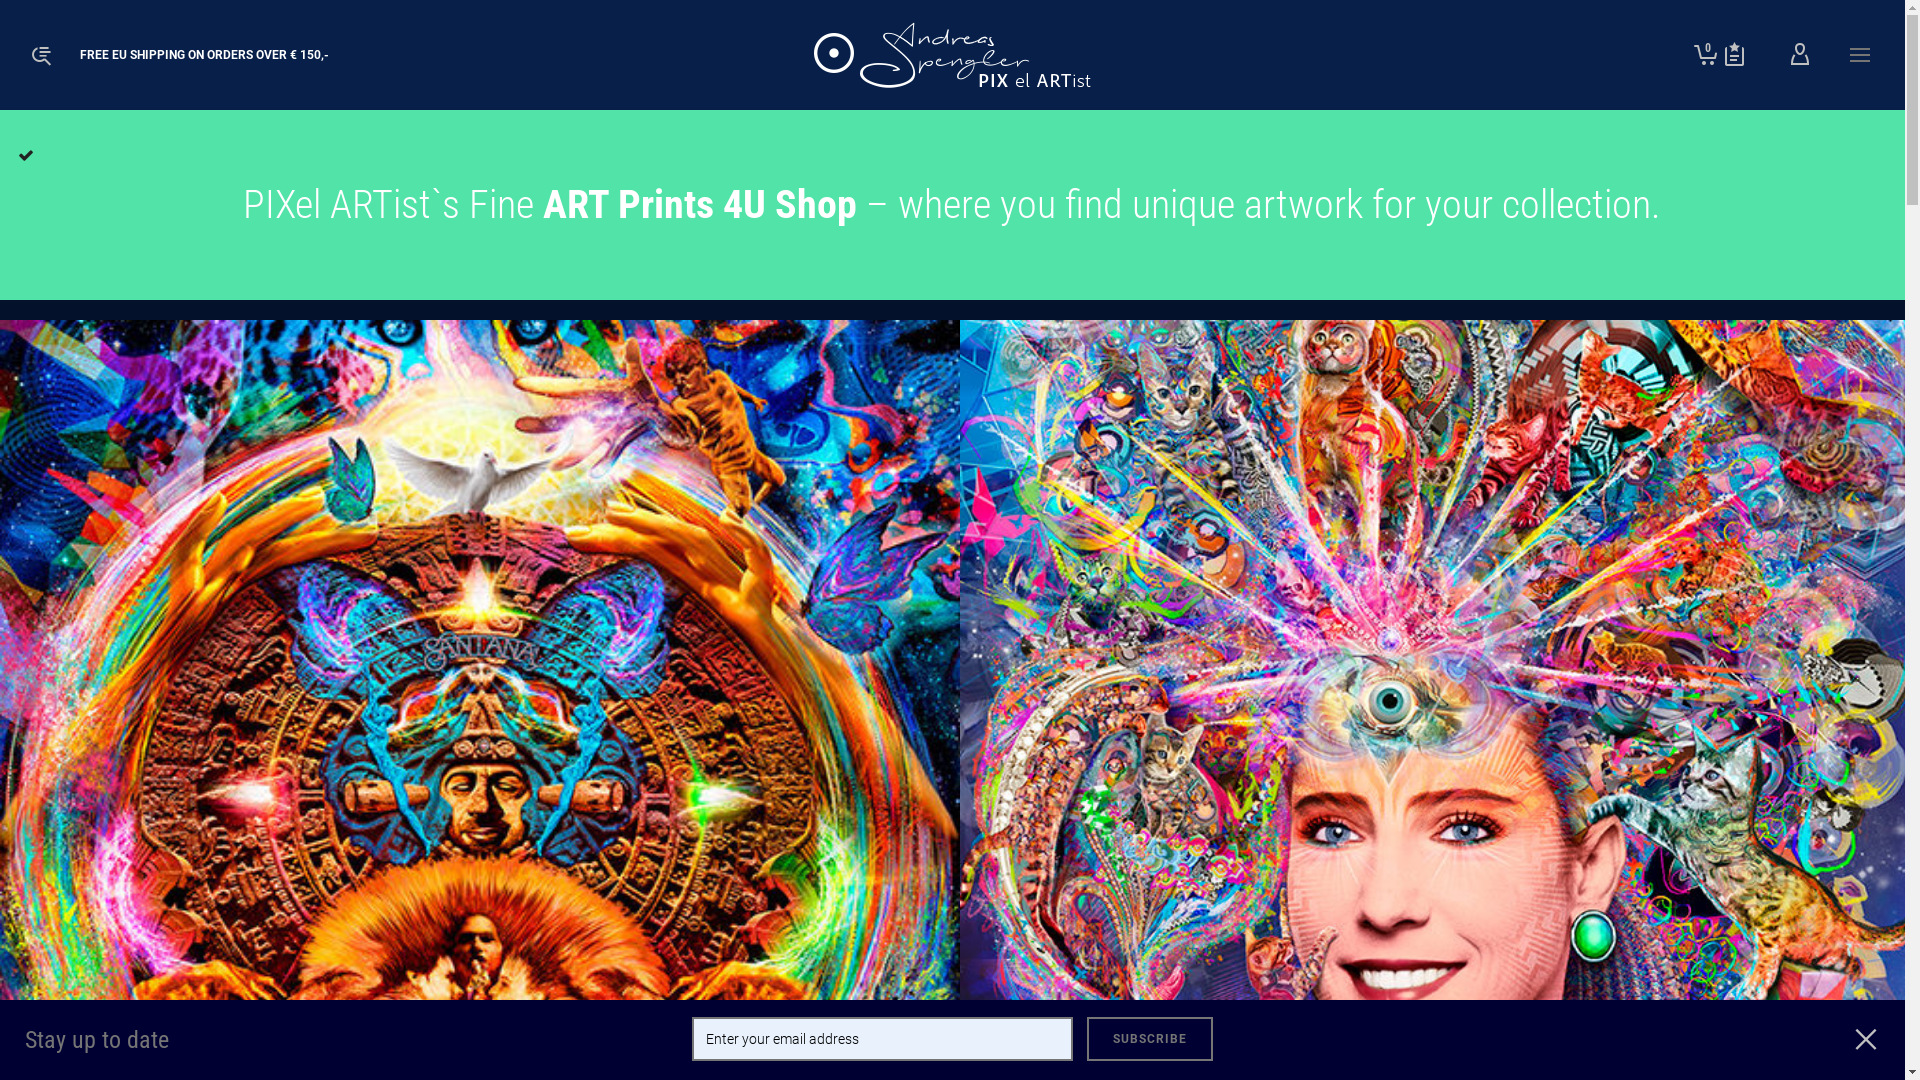  What do you see at coordinates (1733, 53) in the screenshot?
I see `'Wunschliste anzeigen'` at bounding box center [1733, 53].